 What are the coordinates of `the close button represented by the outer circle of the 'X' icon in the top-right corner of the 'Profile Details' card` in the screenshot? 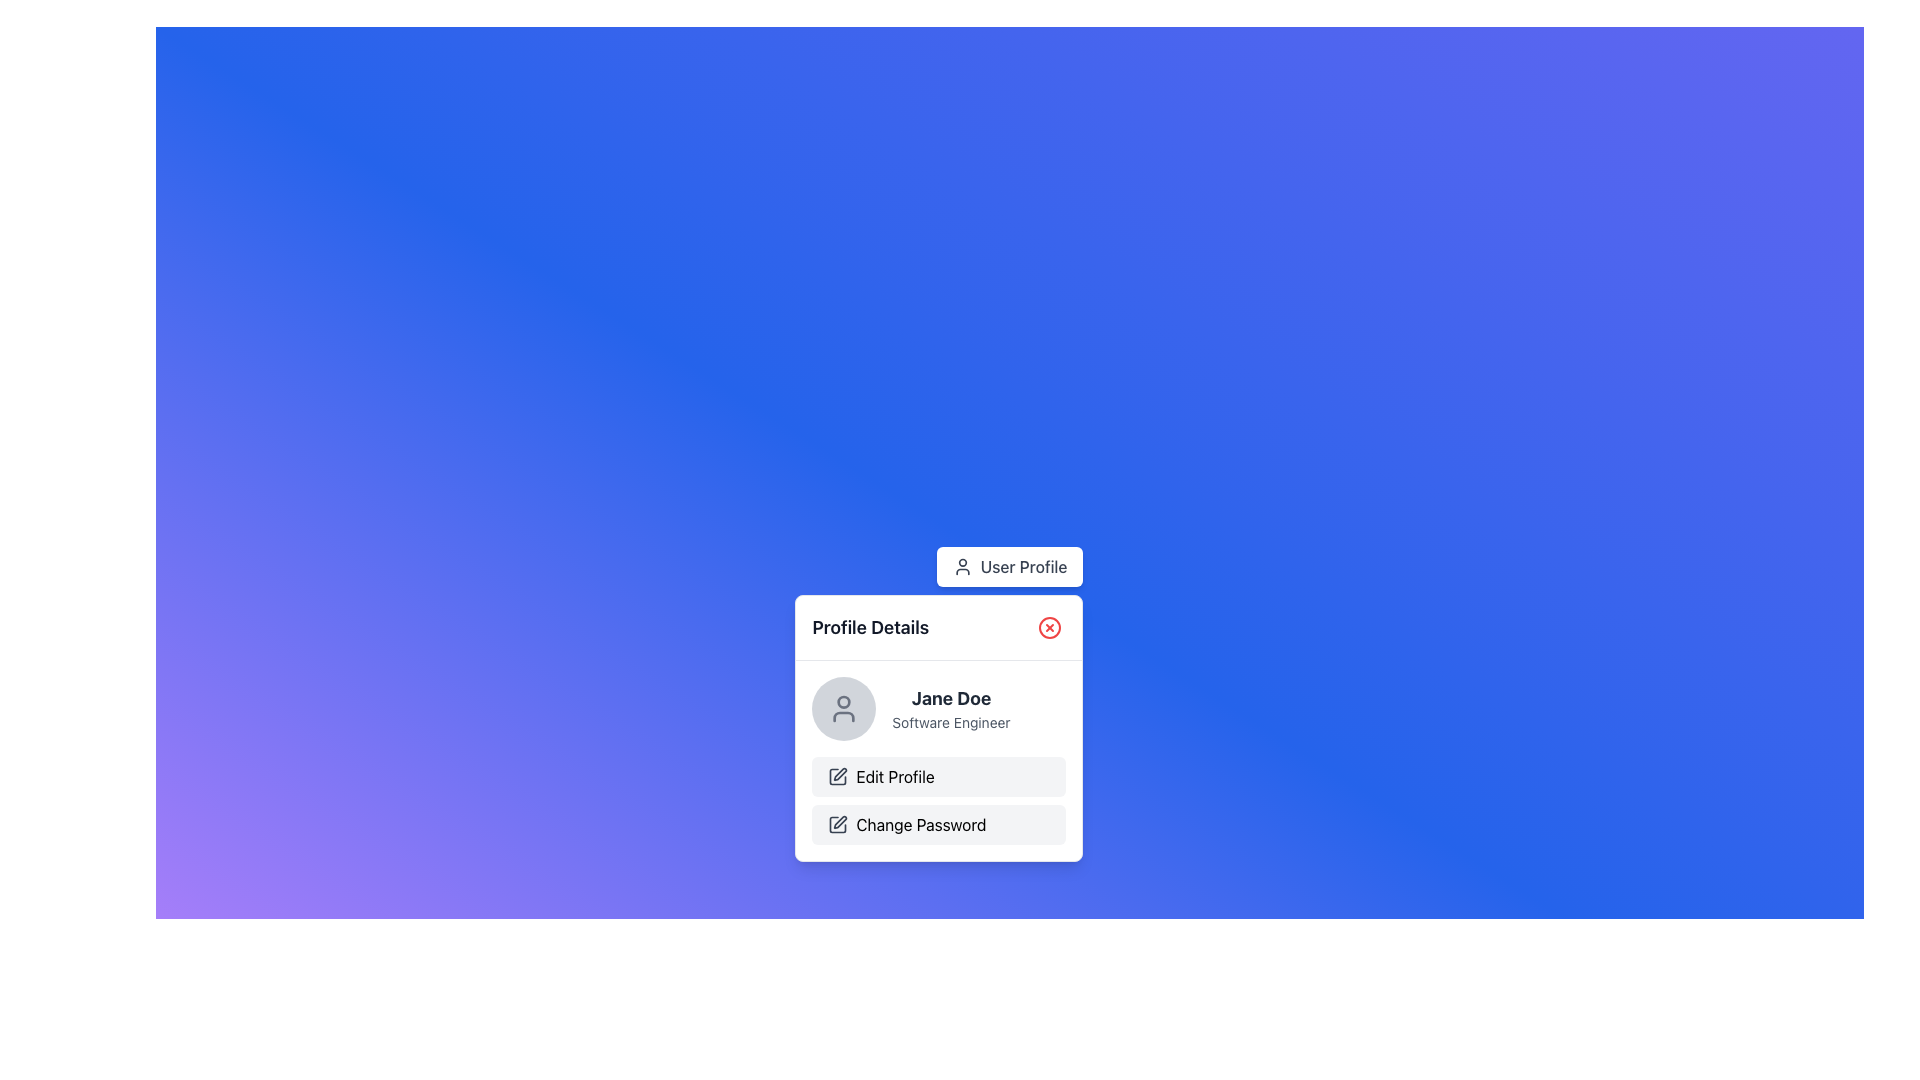 It's located at (1049, 627).